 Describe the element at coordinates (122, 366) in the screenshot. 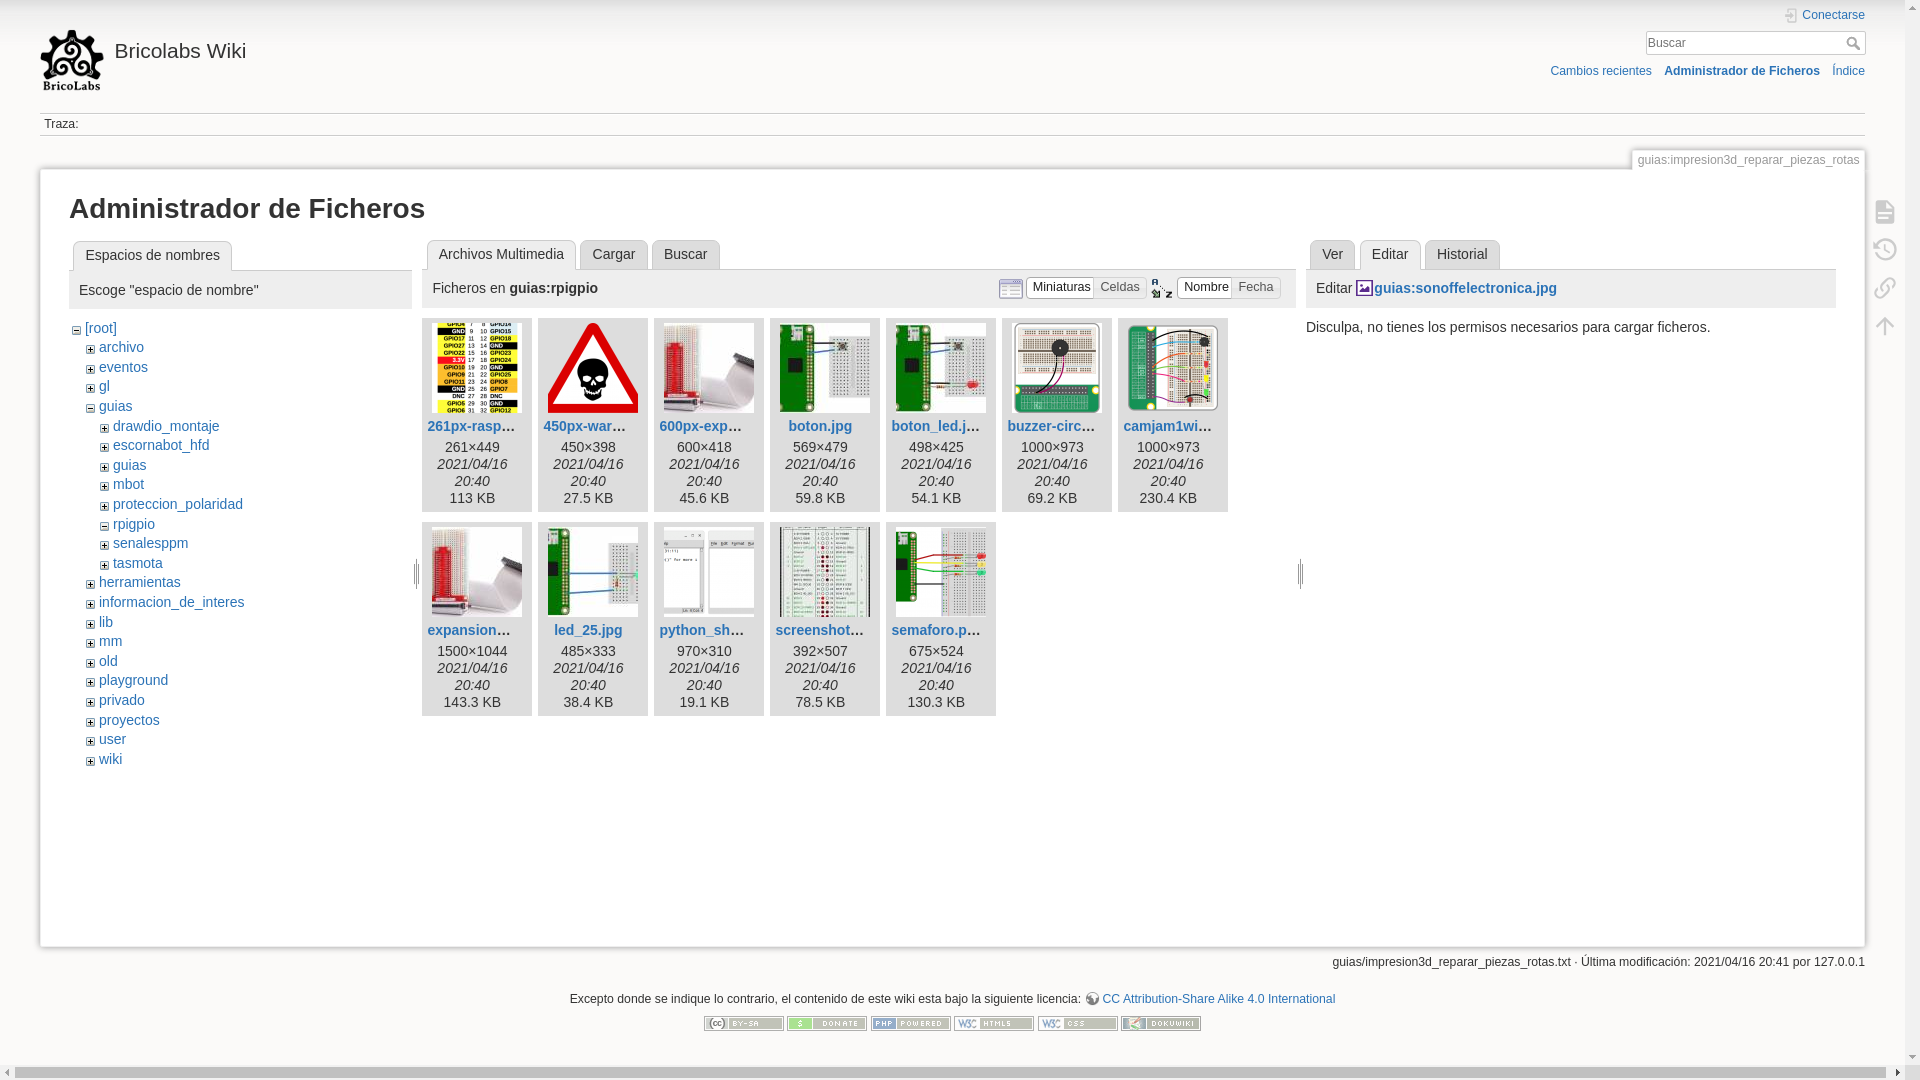

I see `'eventos'` at that location.